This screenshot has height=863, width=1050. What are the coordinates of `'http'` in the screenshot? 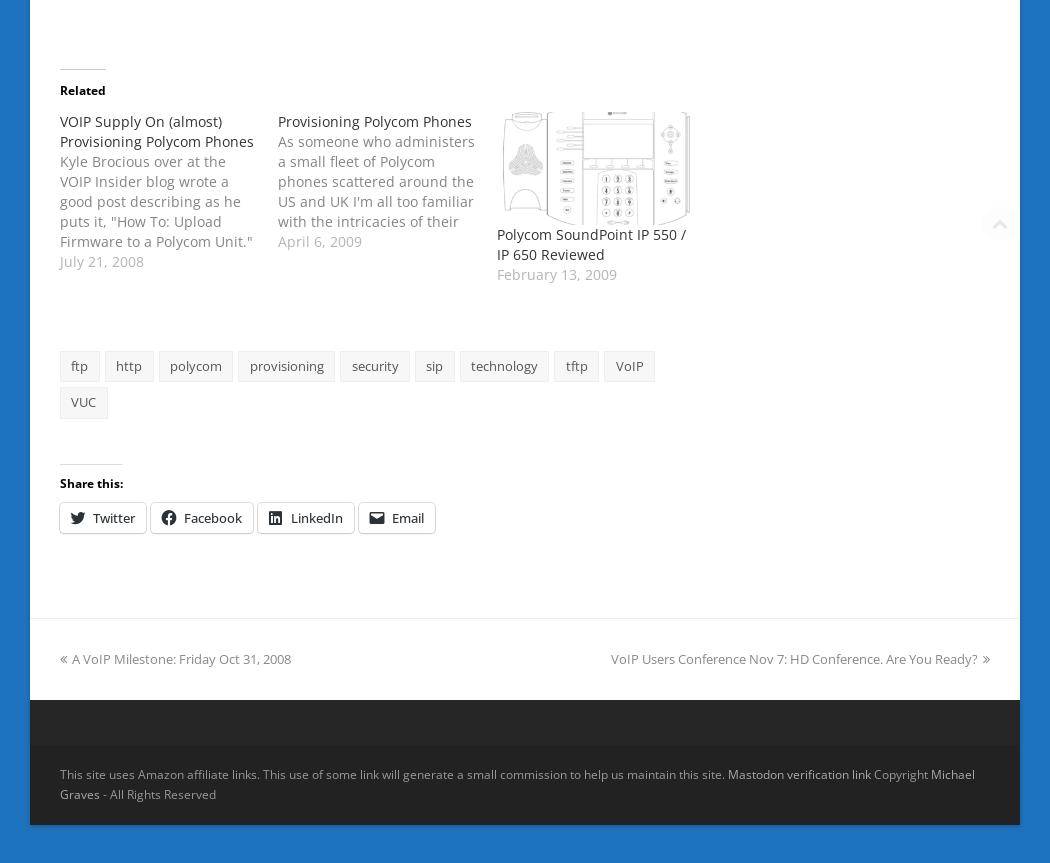 It's located at (115, 365).